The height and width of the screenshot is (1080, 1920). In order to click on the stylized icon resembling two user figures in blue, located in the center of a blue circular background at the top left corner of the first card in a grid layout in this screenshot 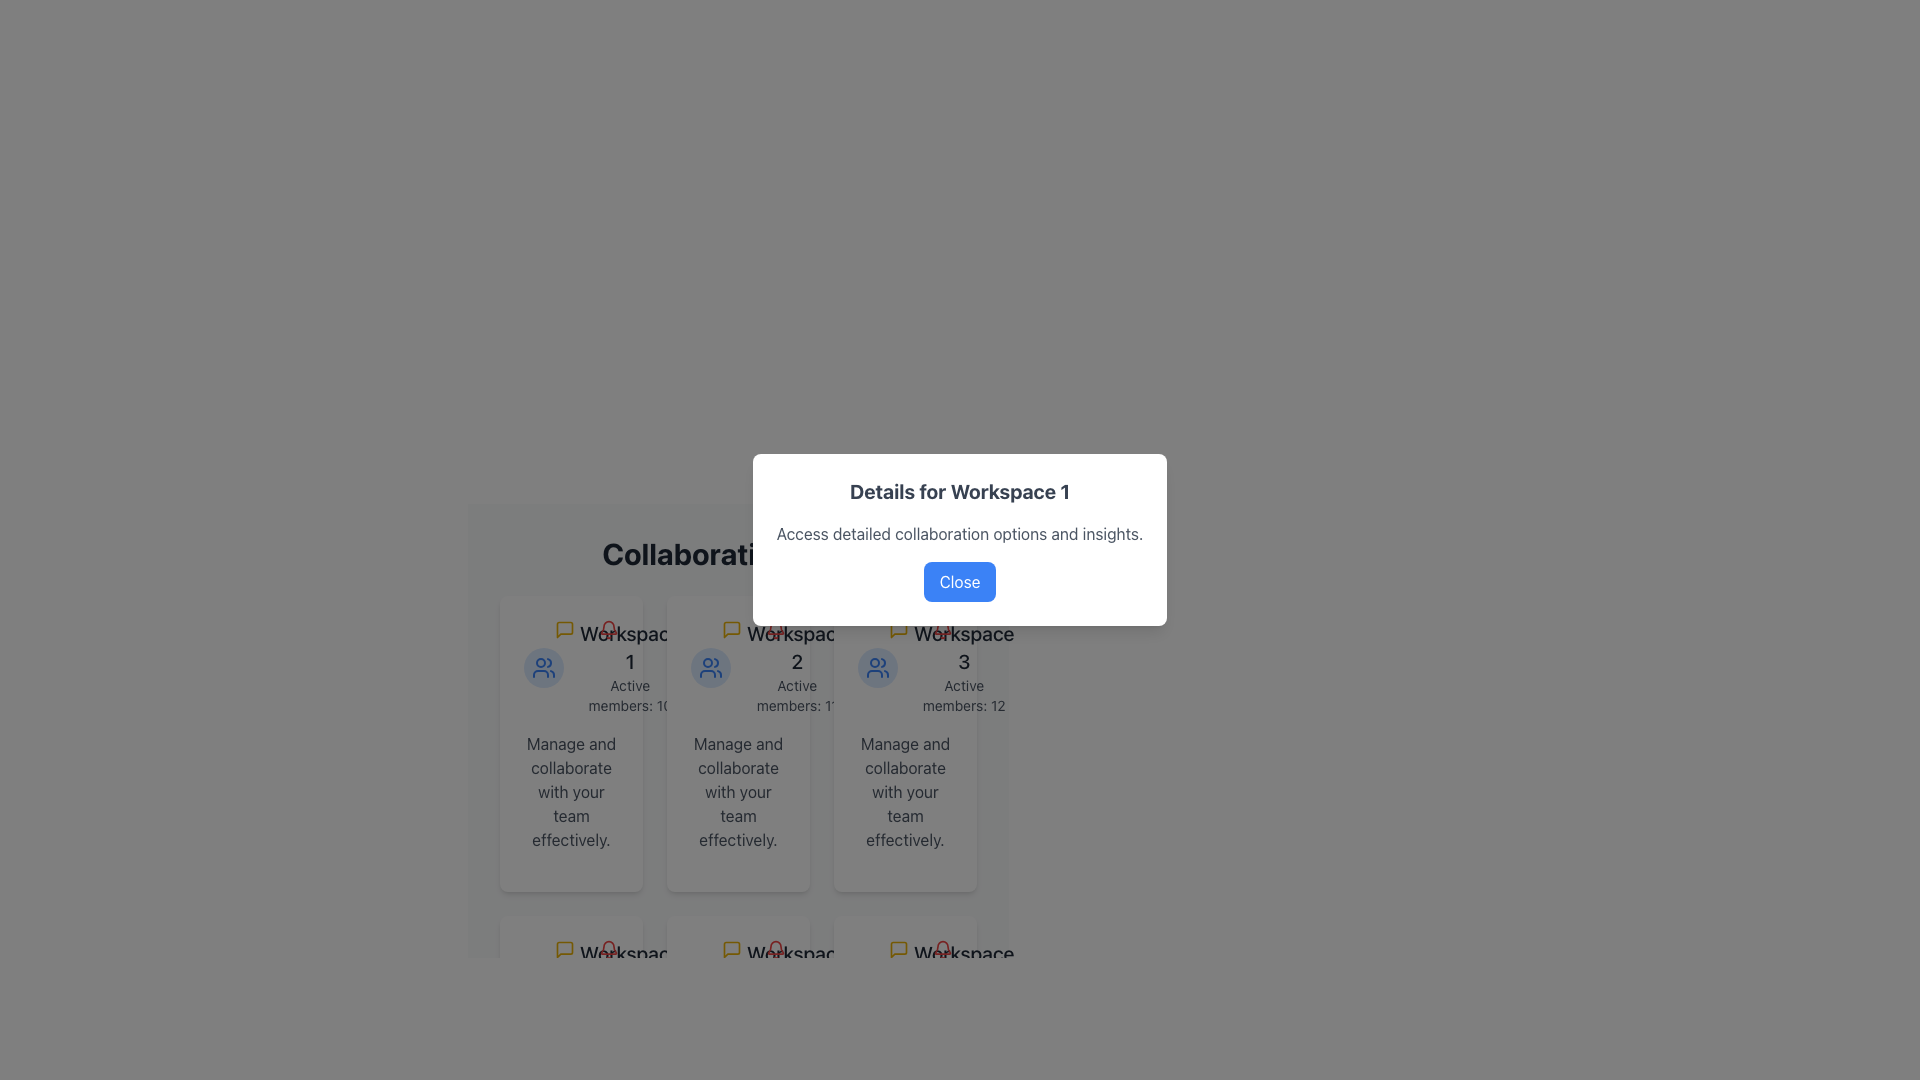, I will do `click(543, 667)`.